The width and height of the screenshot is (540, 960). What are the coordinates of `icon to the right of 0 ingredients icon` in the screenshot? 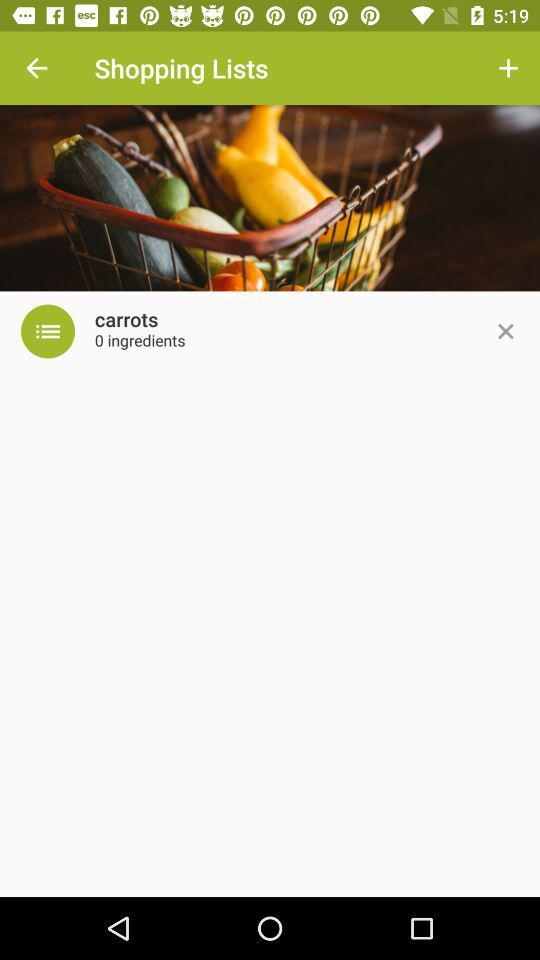 It's located at (504, 331).